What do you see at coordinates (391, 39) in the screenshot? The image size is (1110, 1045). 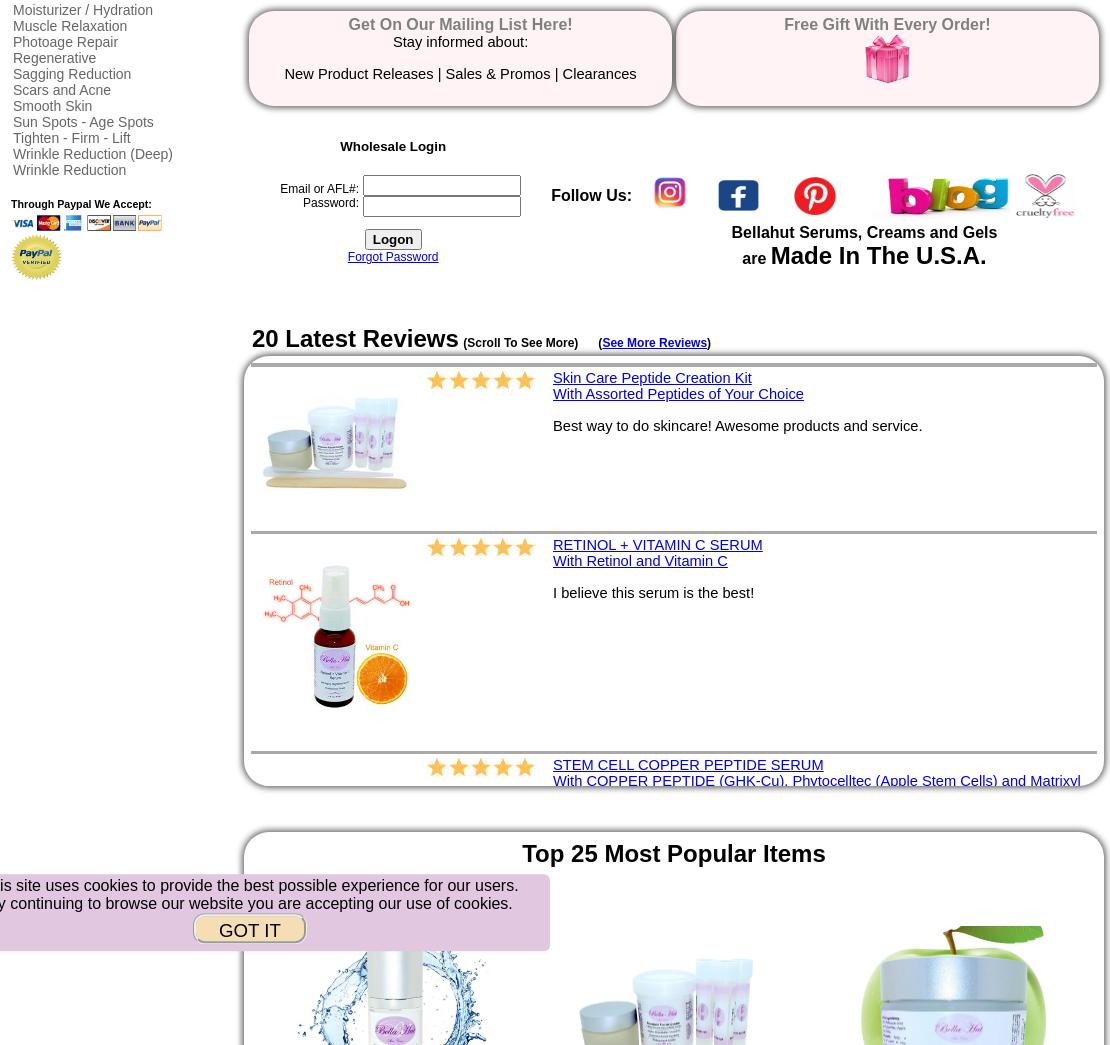 I see `'Stay informed about:'` at bounding box center [391, 39].